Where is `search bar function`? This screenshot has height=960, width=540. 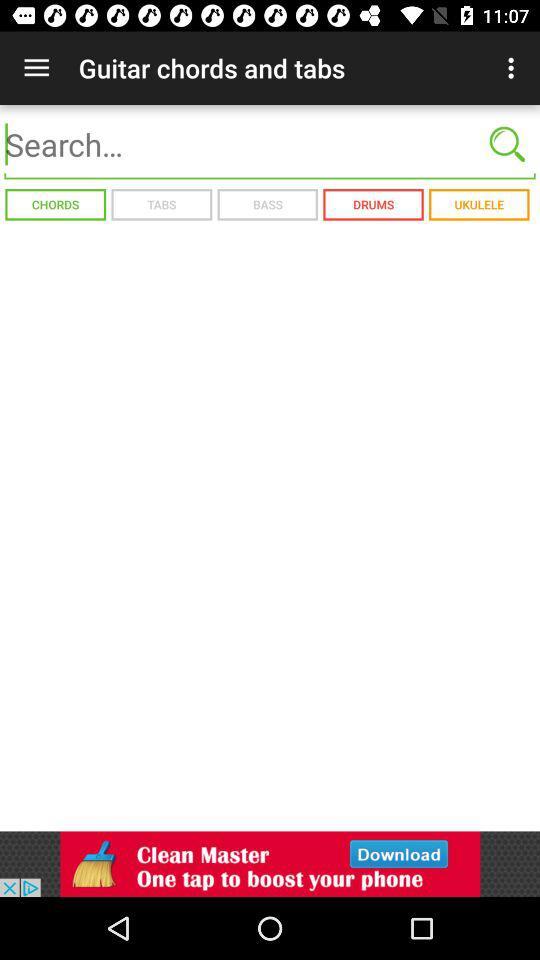 search bar function is located at coordinates (270, 143).